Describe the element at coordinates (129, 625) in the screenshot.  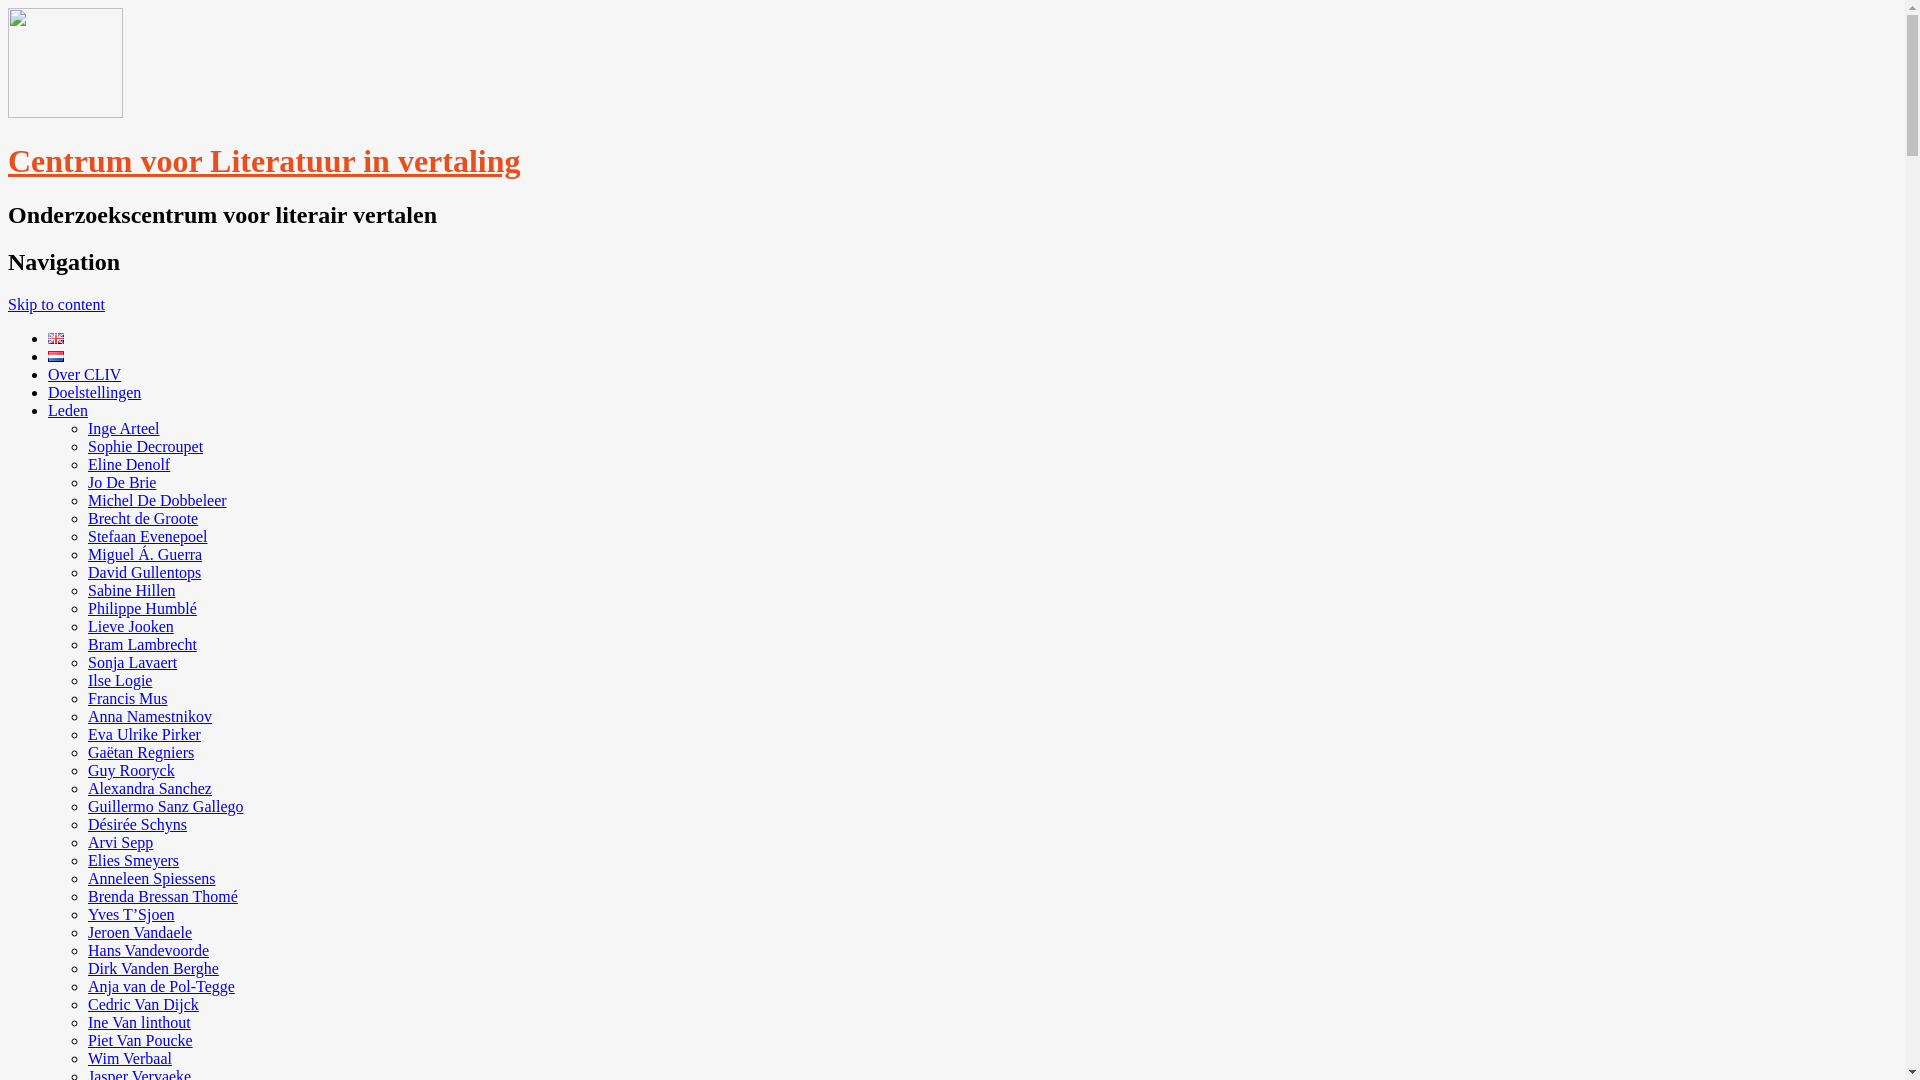
I see `'Lieve Jooken'` at that location.